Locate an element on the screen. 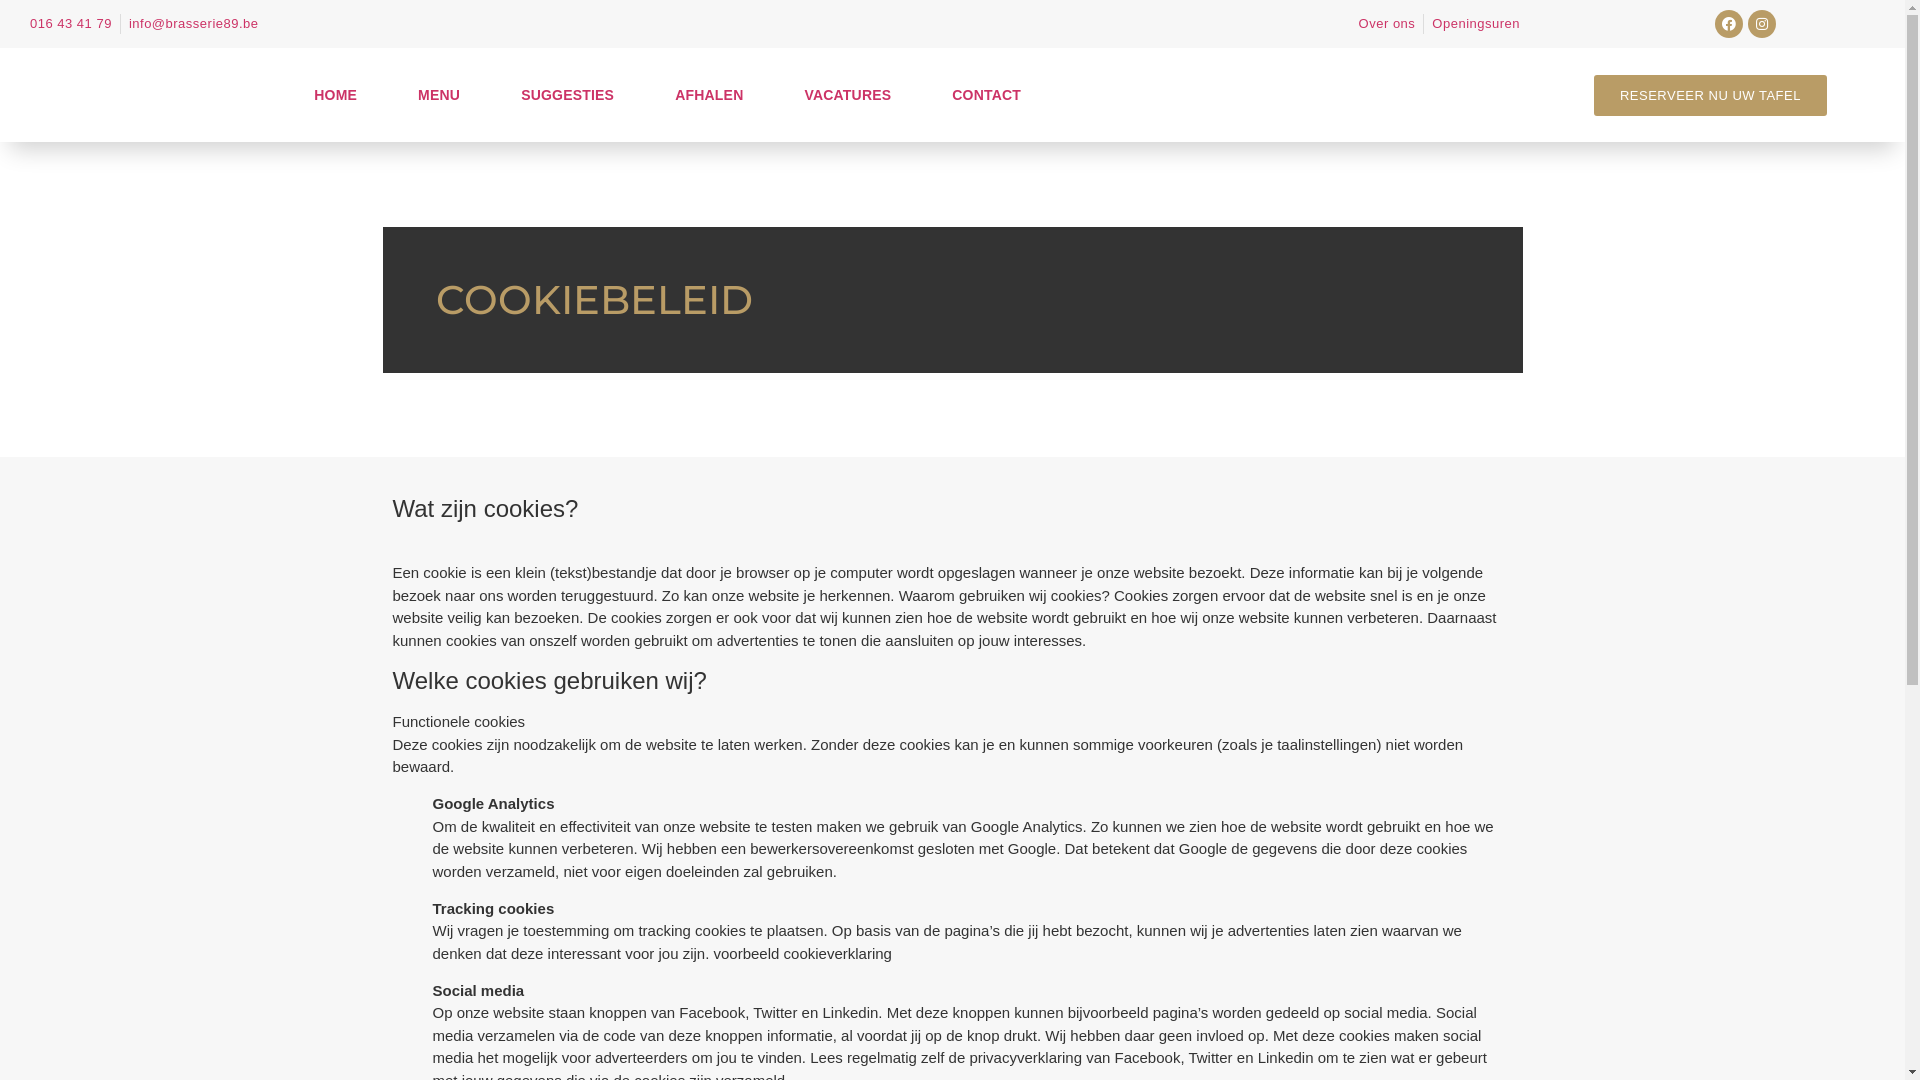 The width and height of the screenshot is (1920, 1080). 'CONTACT' is located at coordinates (930, 95).